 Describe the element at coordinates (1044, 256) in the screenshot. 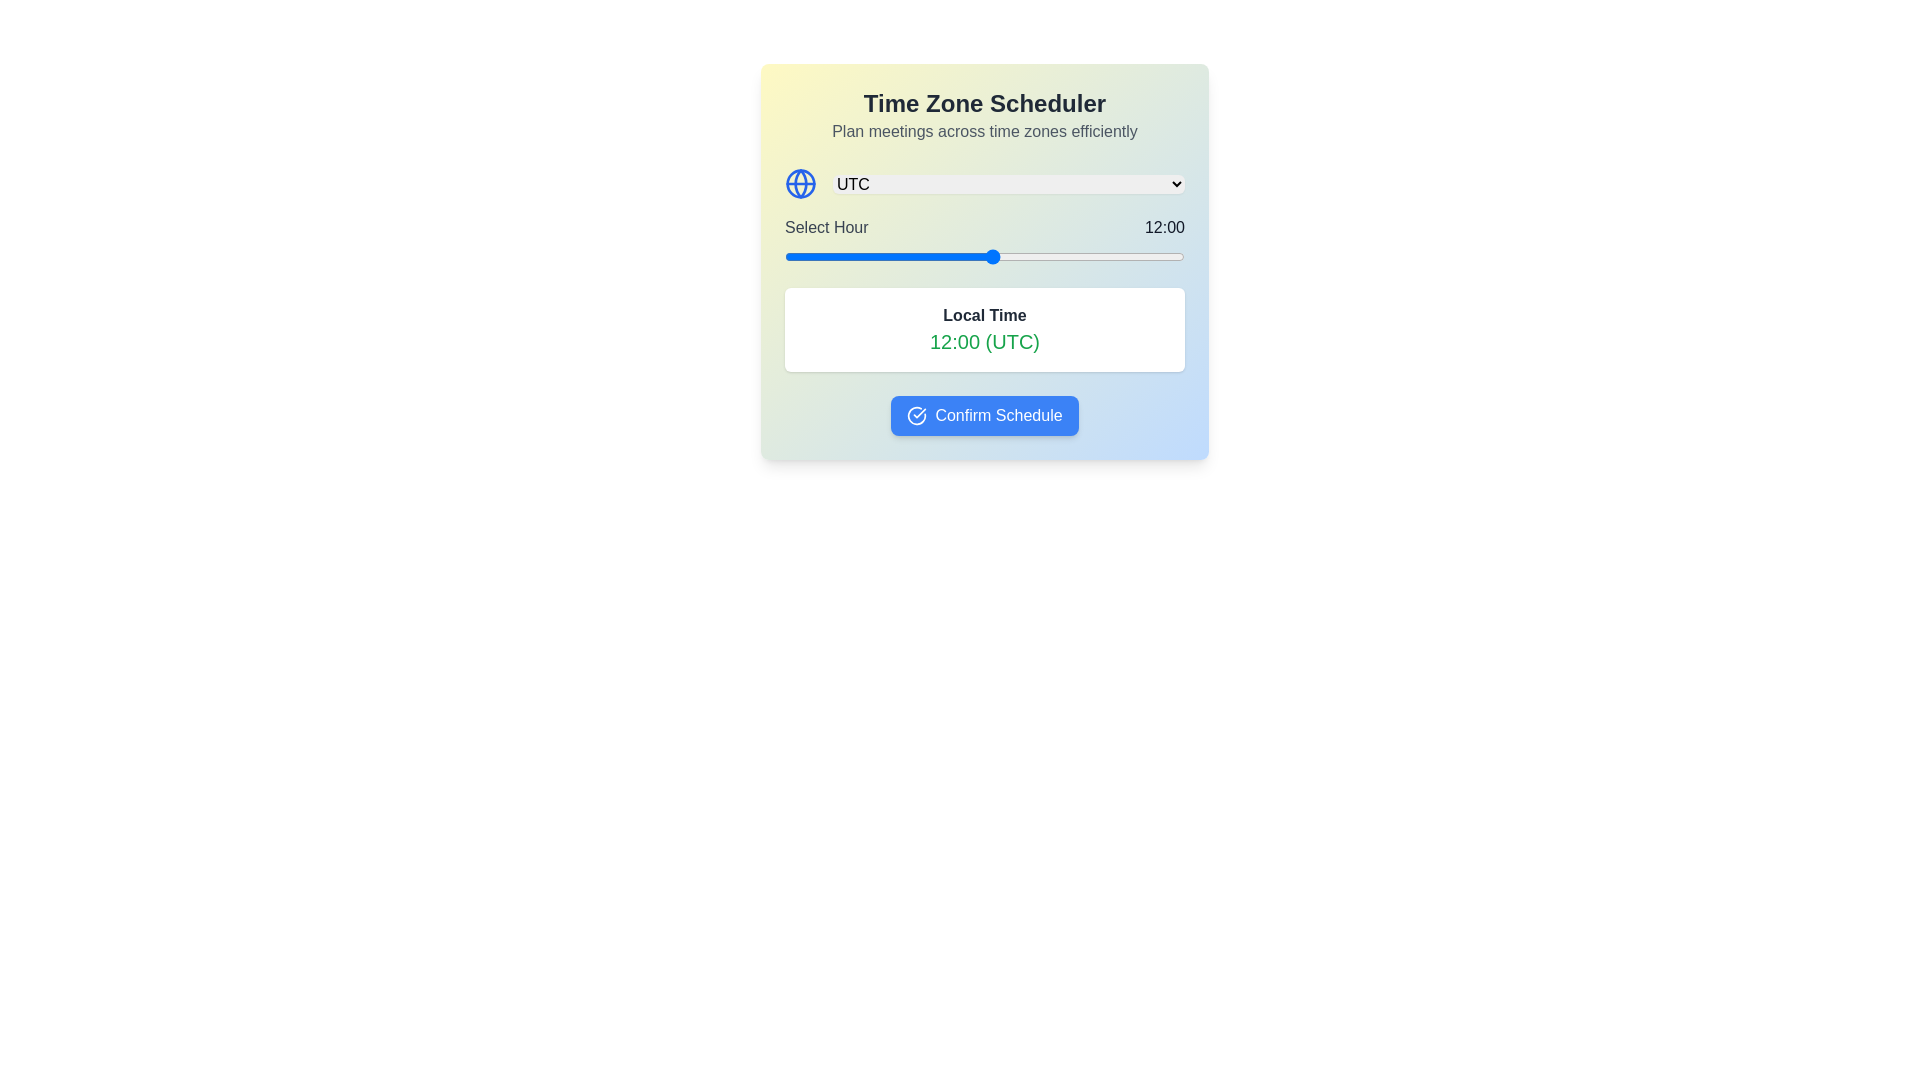

I see `the hour` at that location.